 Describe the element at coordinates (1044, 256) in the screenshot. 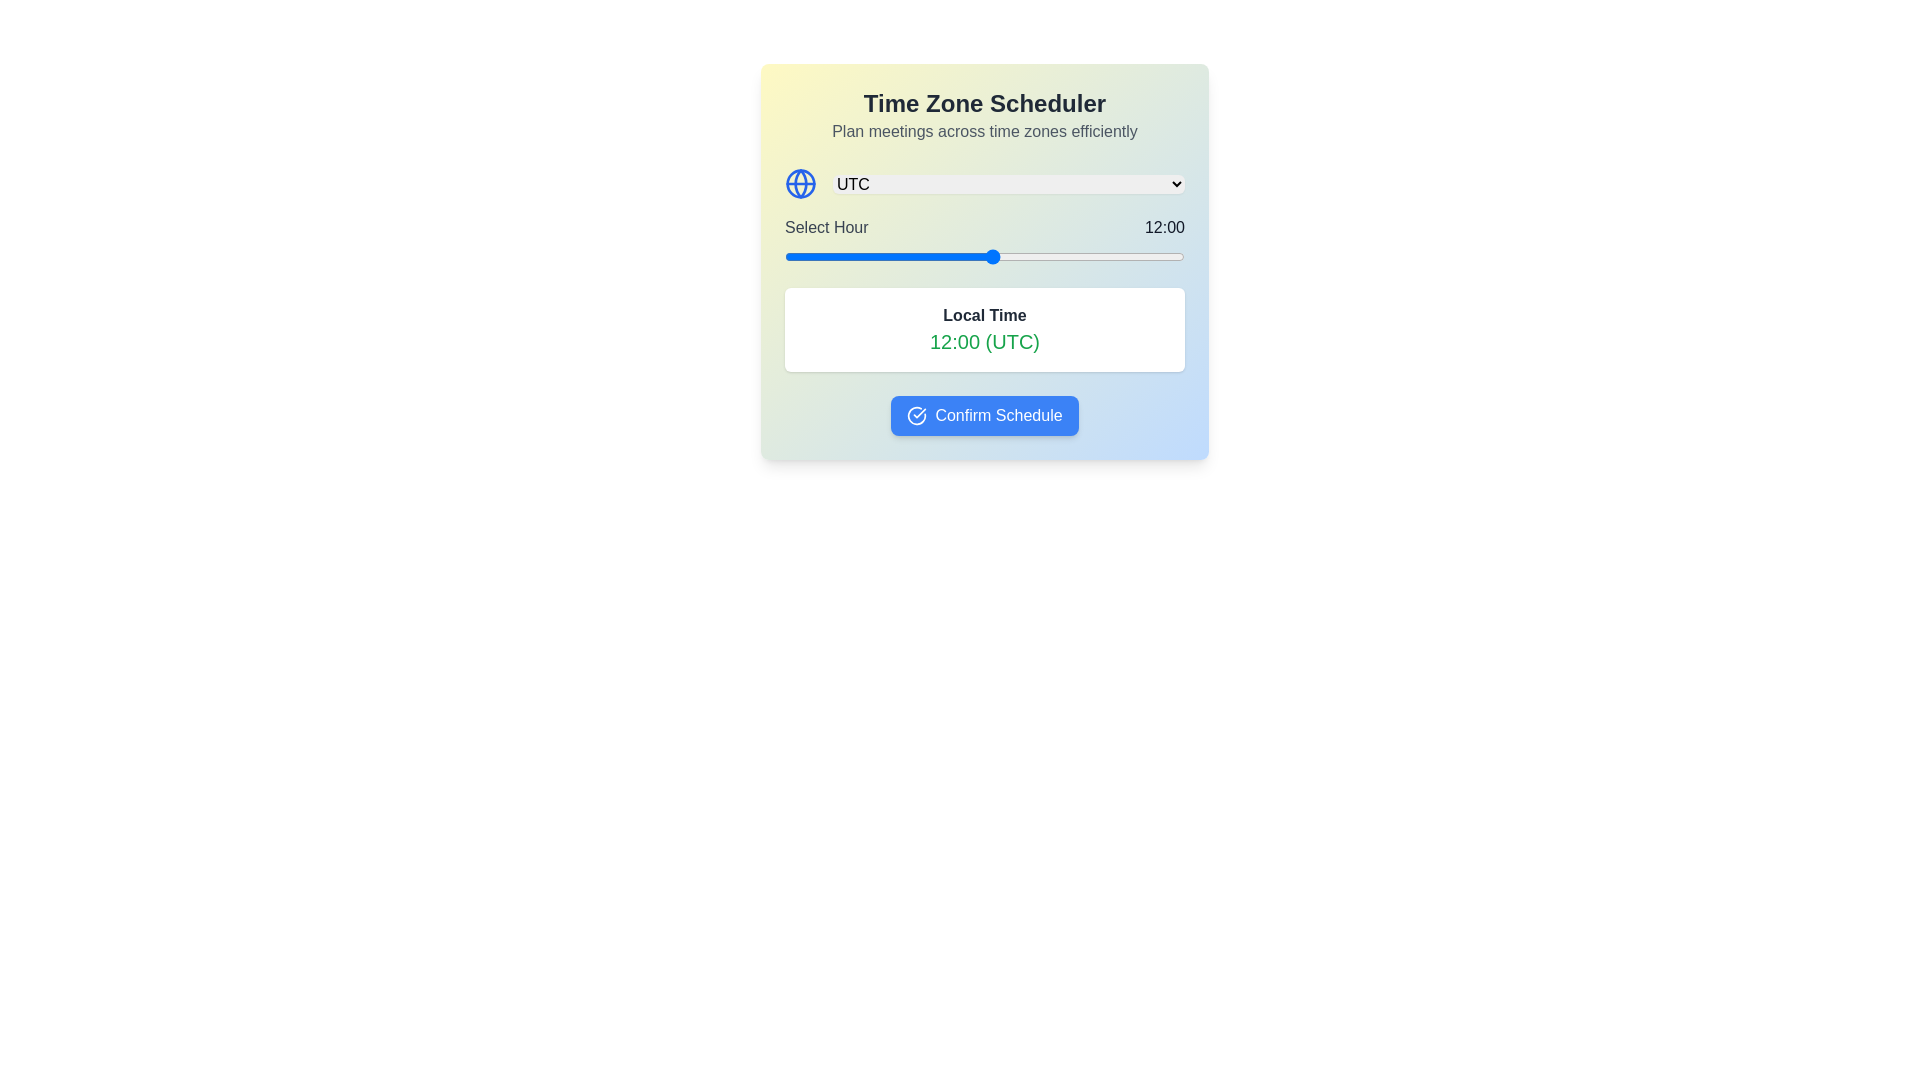

I see `the hour` at that location.